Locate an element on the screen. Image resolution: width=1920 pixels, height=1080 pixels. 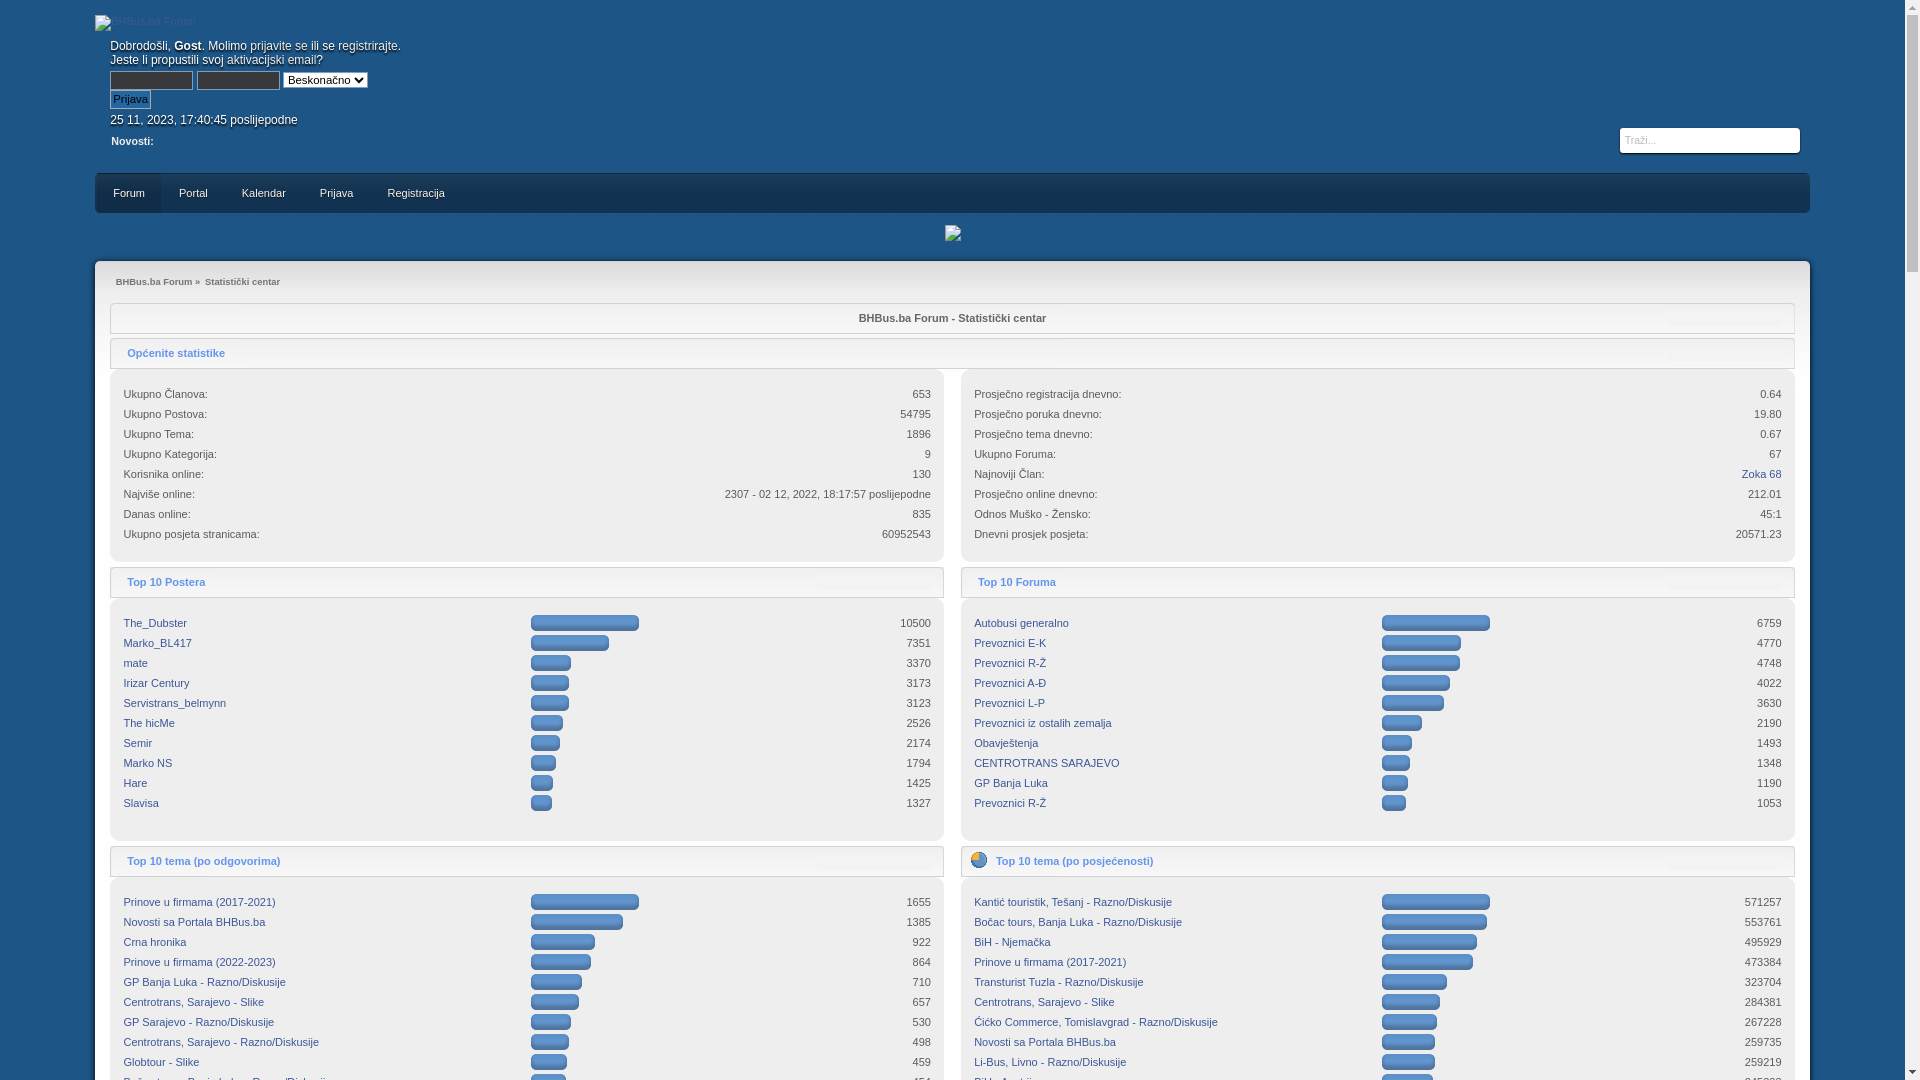
'Forum' is located at coordinates (95, 192).